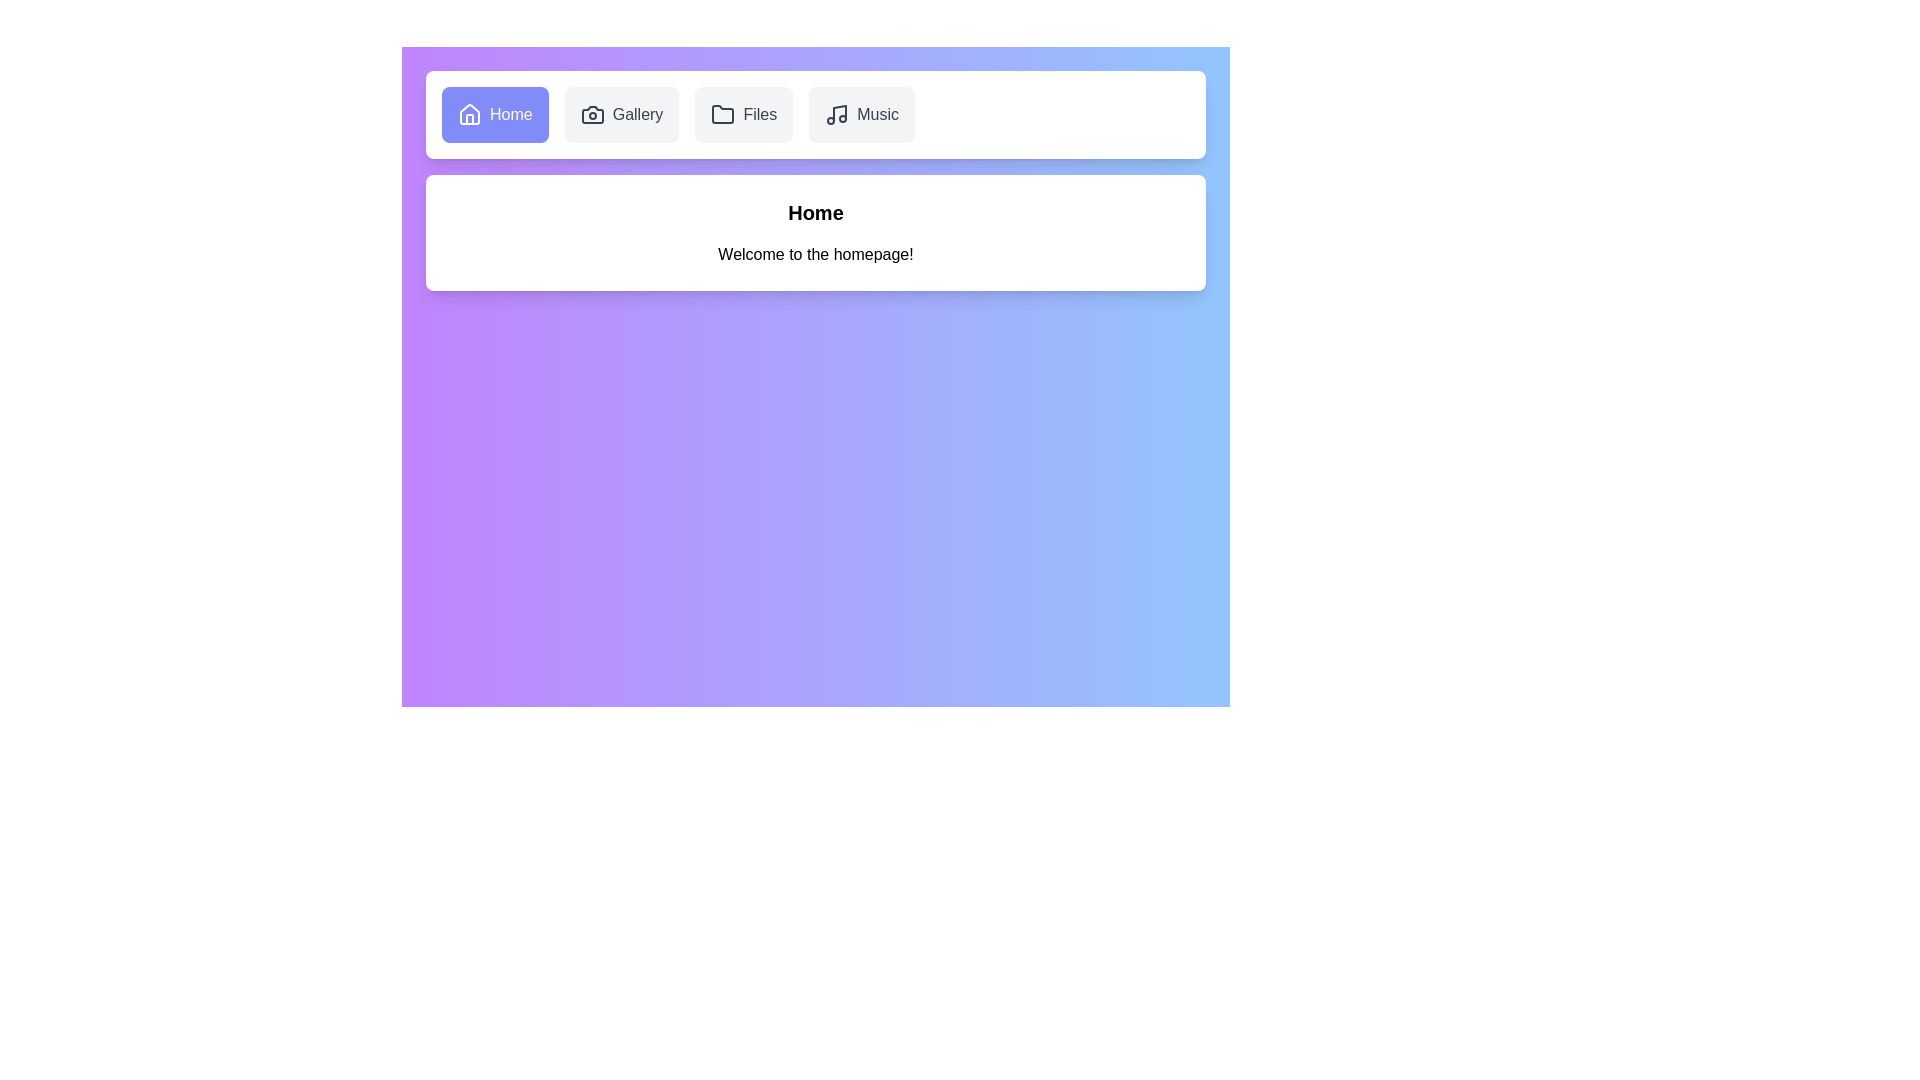 The height and width of the screenshot is (1080, 1920). I want to click on the Music tab by clicking on it, so click(862, 115).